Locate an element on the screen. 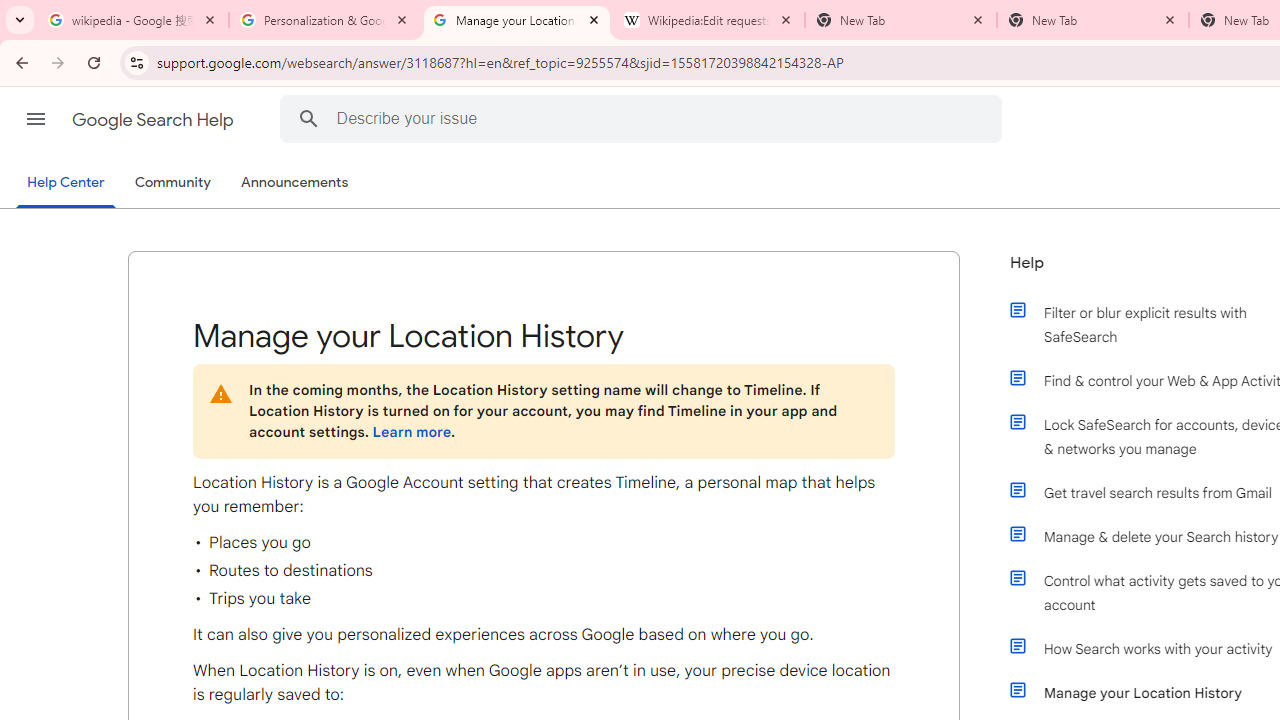 This screenshot has height=720, width=1280. 'Community' is located at coordinates (172, 183).